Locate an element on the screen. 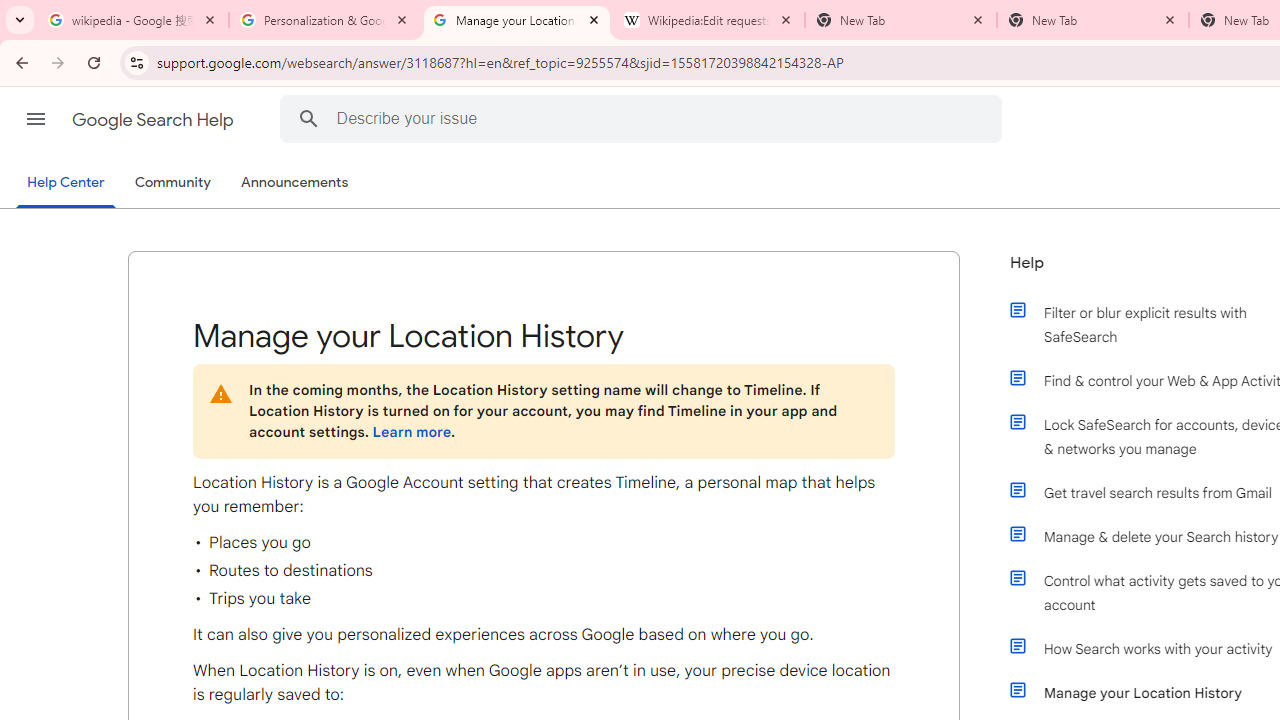 This screenshot has height=720, width=1280. 'Community' is located at coordinates (172, 183).